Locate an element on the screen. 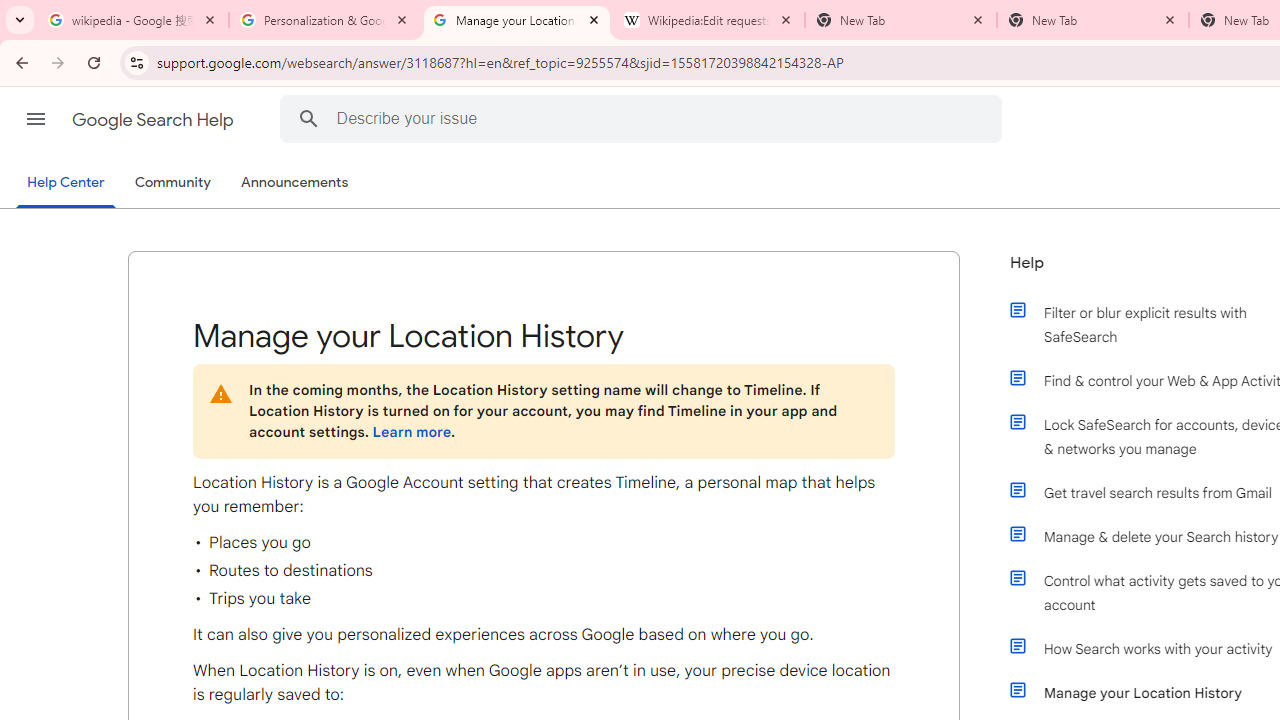 This screenshot has height=720, width=1280. 'Community' is located at coordinates (172, 183).